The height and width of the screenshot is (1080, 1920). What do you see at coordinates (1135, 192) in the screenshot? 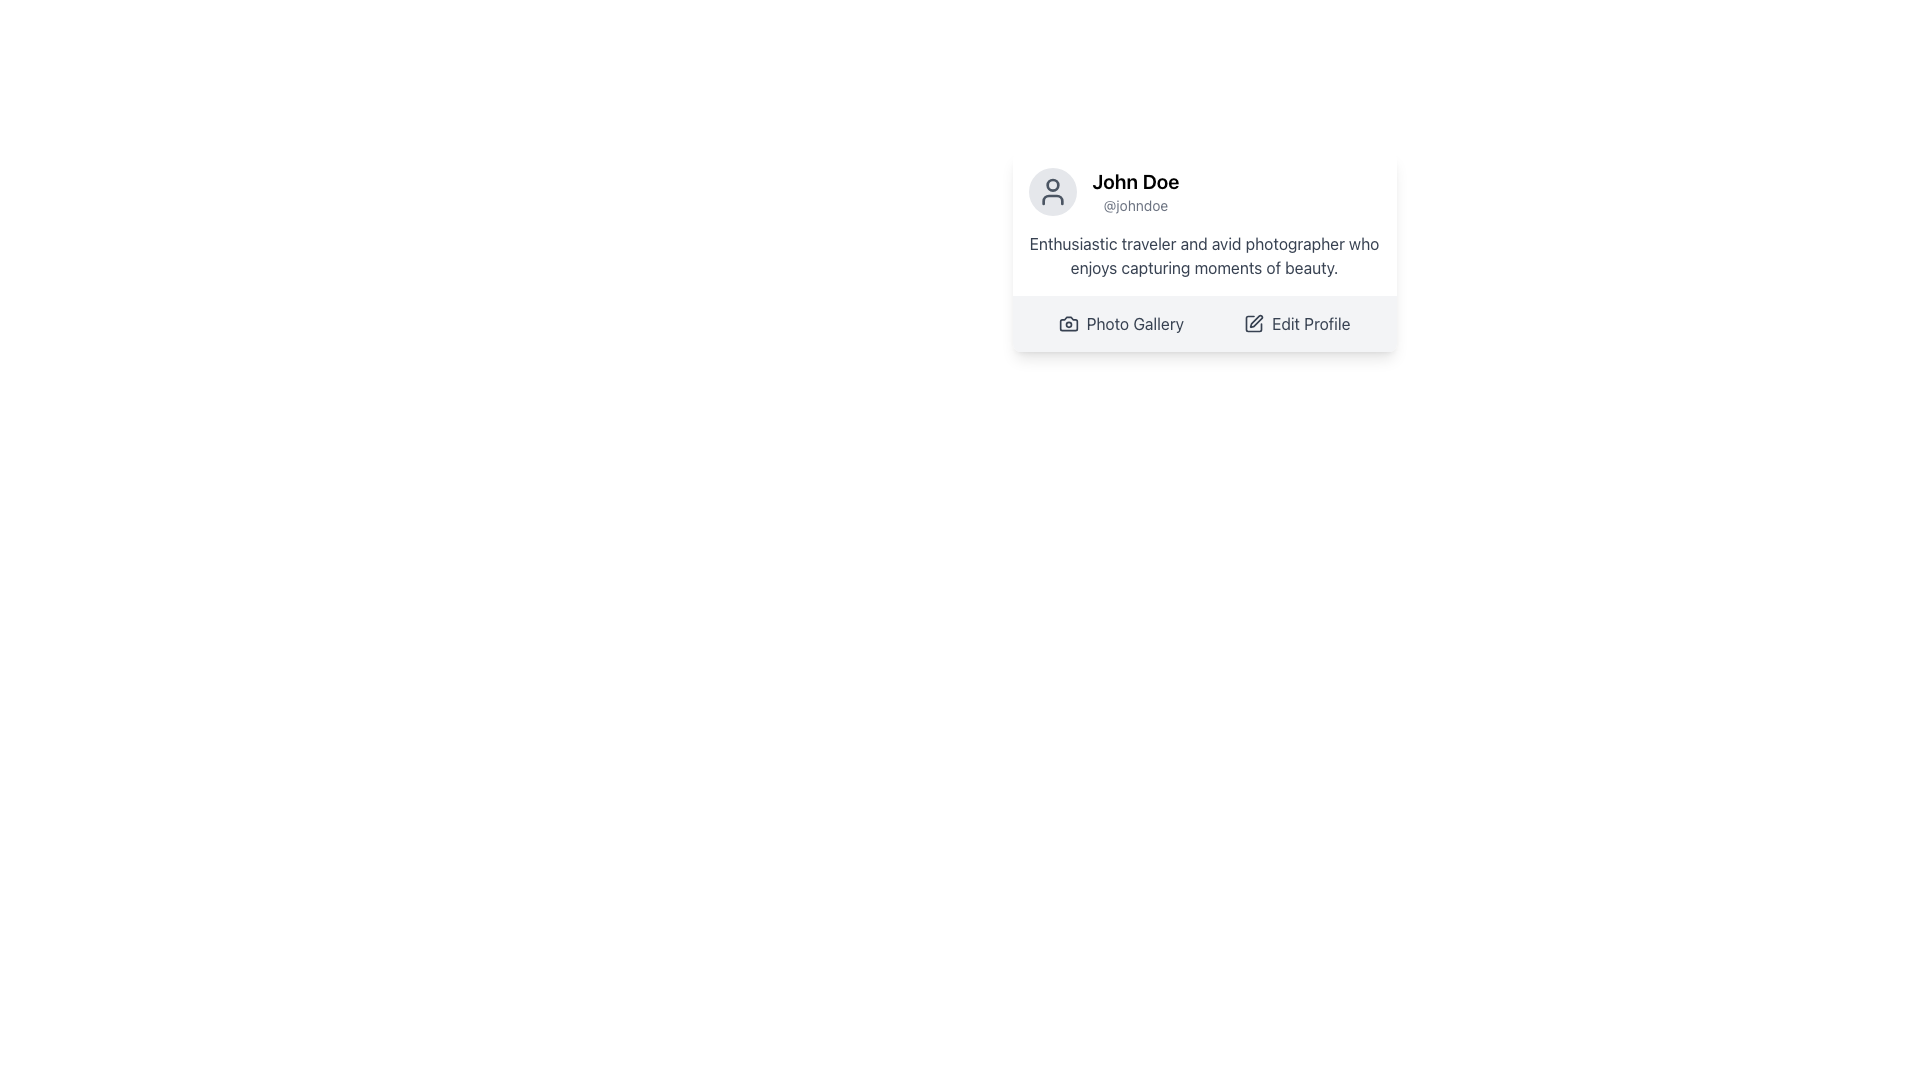
I see `the text label displaying the user's full name and username located to the right of the circular user avatar` at bounding box center [1135, 192].